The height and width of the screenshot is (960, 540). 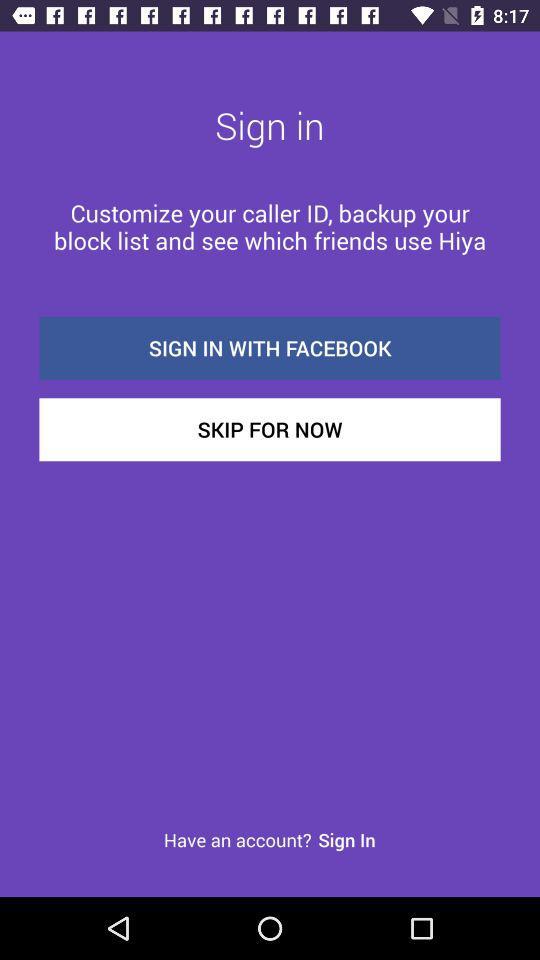 What do you see at coordinates (270, 429) in the screenshot?
I see `the item above have an account?` at bounding box center [270, 429].